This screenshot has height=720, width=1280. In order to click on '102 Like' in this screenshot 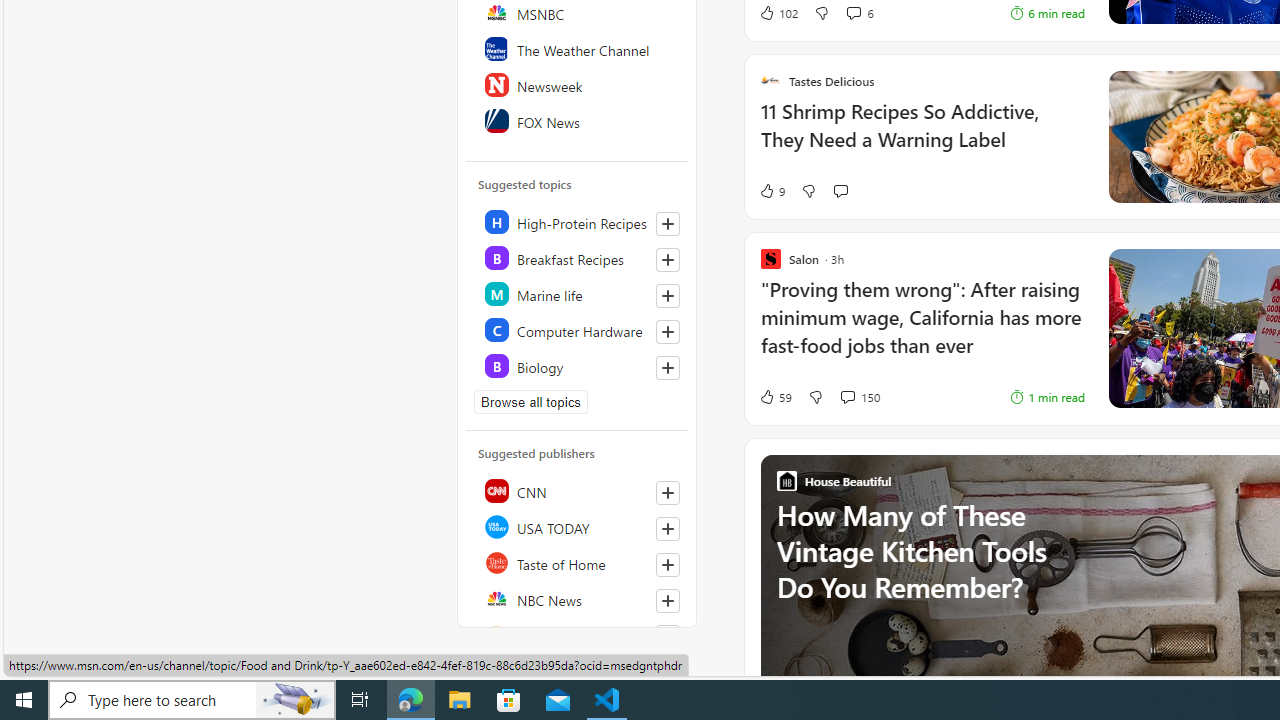, I will do `click(777, 12)`.